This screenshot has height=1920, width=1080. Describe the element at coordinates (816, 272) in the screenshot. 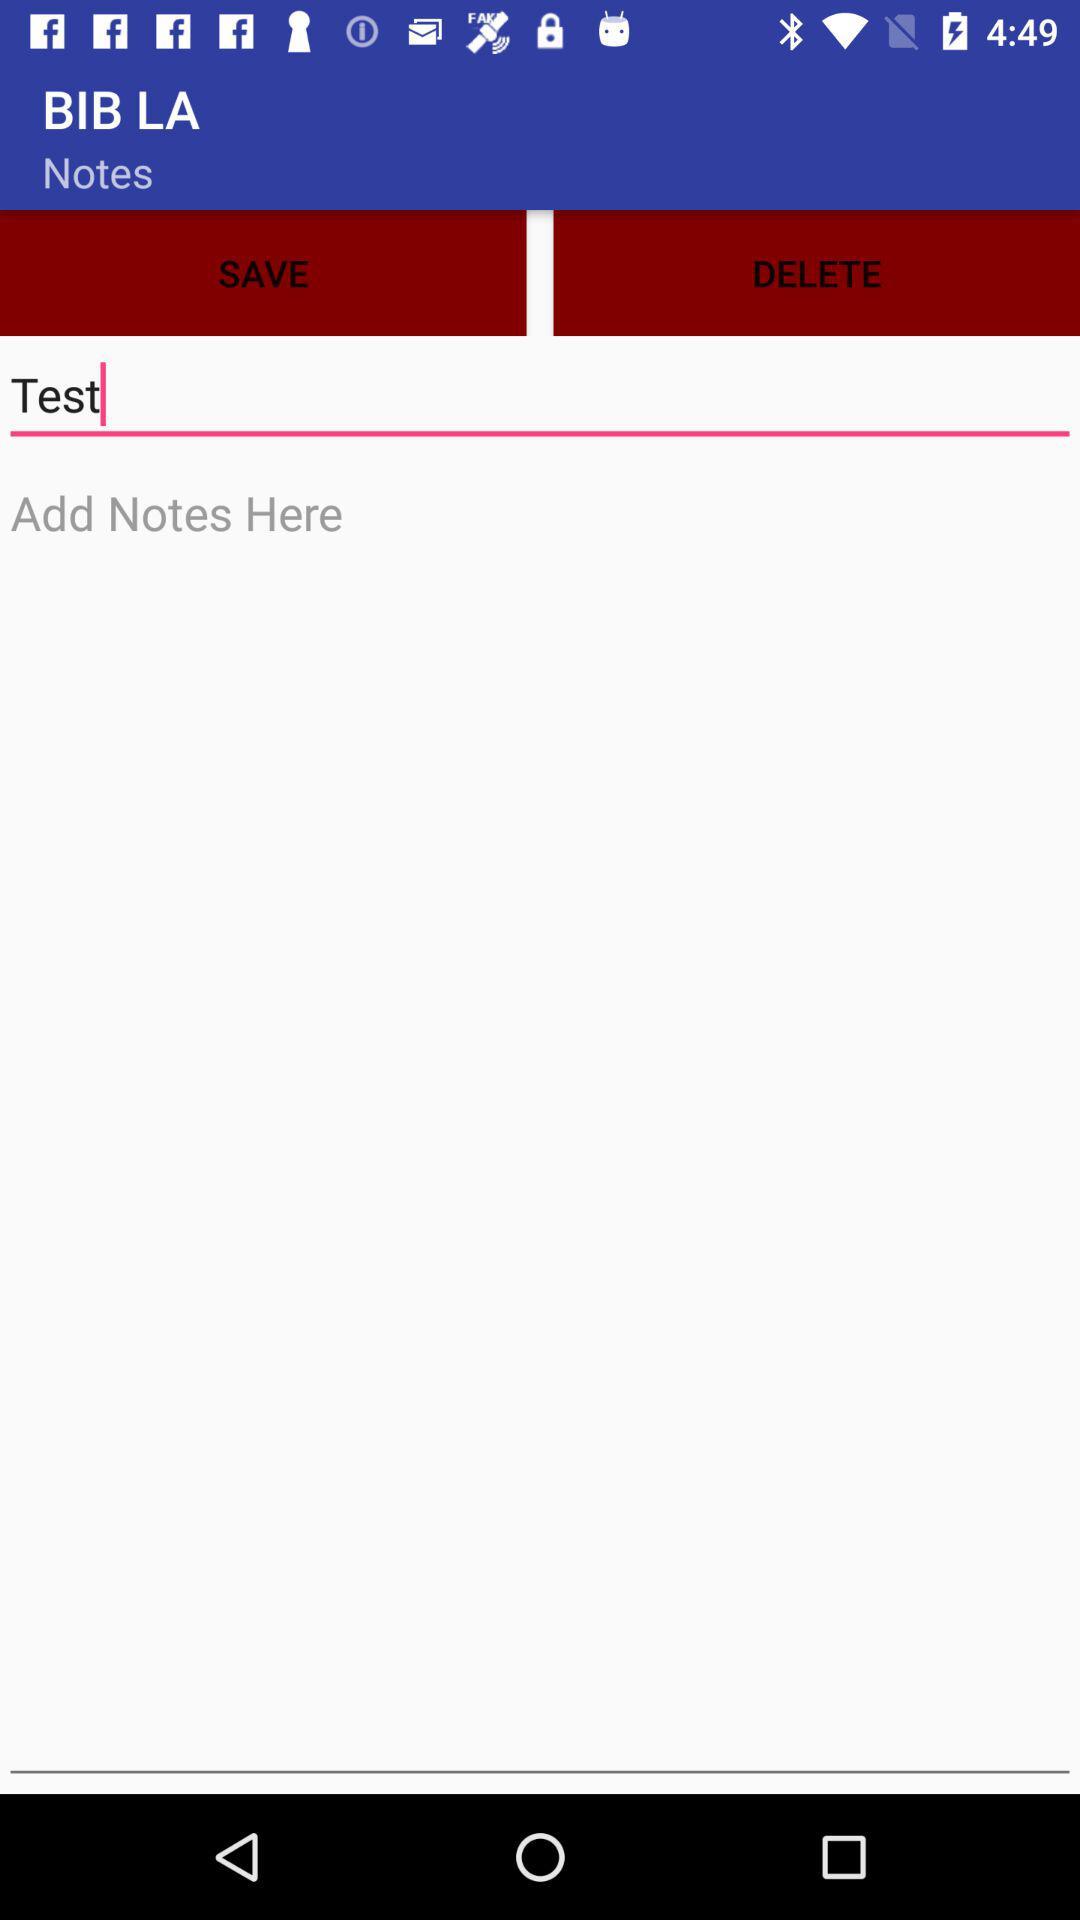

I see `delete` at that location.